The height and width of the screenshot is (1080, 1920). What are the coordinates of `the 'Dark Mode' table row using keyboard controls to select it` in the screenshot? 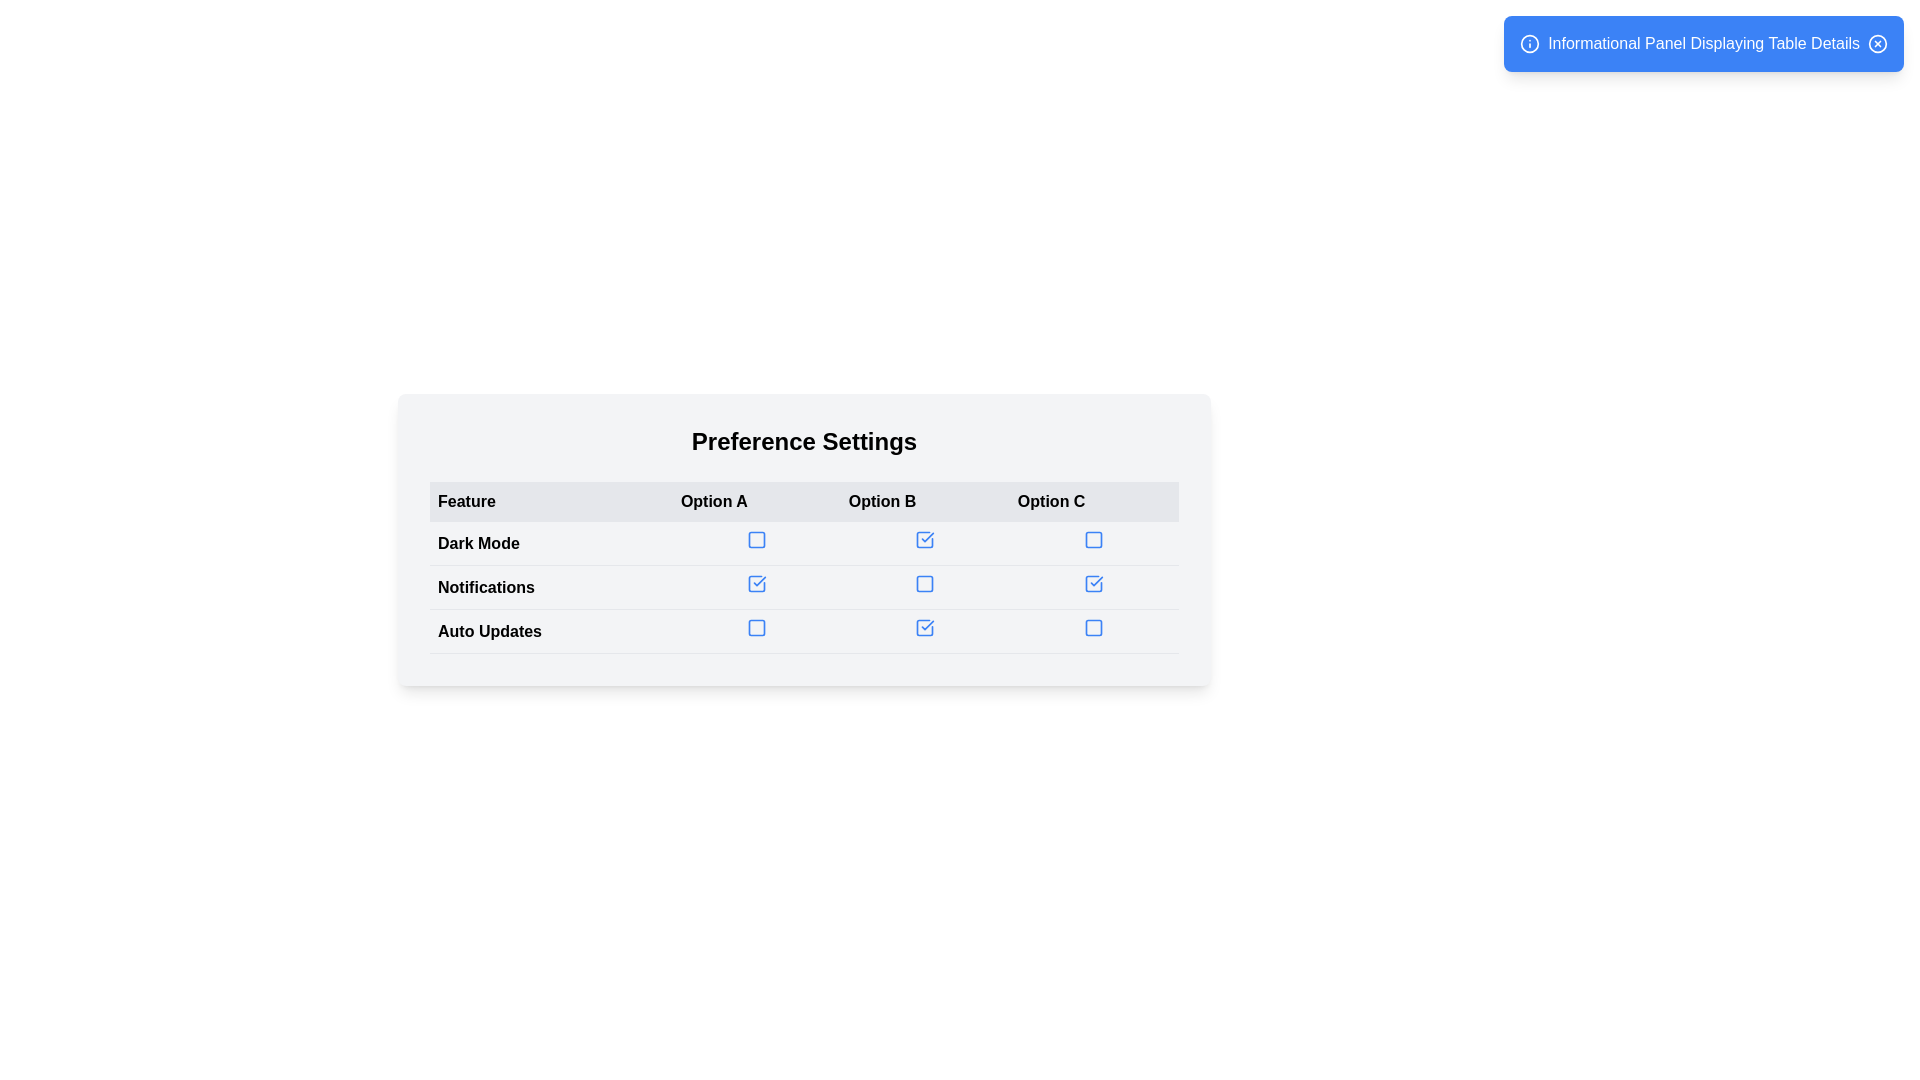 It's located at (804, 543).